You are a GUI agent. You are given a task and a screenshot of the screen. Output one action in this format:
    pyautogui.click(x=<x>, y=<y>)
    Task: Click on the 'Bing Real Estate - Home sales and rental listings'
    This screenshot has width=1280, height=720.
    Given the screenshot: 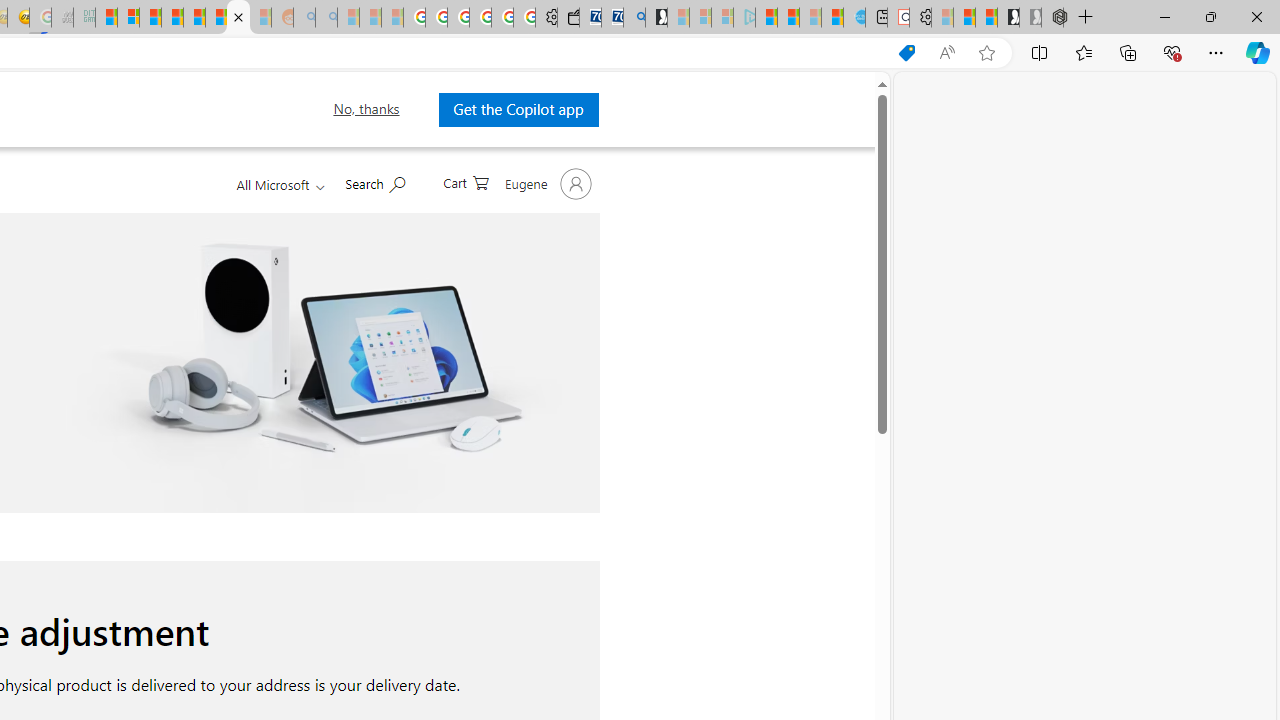 What is the action you would take?
    pyautogui.click(x=633, y=17)
    